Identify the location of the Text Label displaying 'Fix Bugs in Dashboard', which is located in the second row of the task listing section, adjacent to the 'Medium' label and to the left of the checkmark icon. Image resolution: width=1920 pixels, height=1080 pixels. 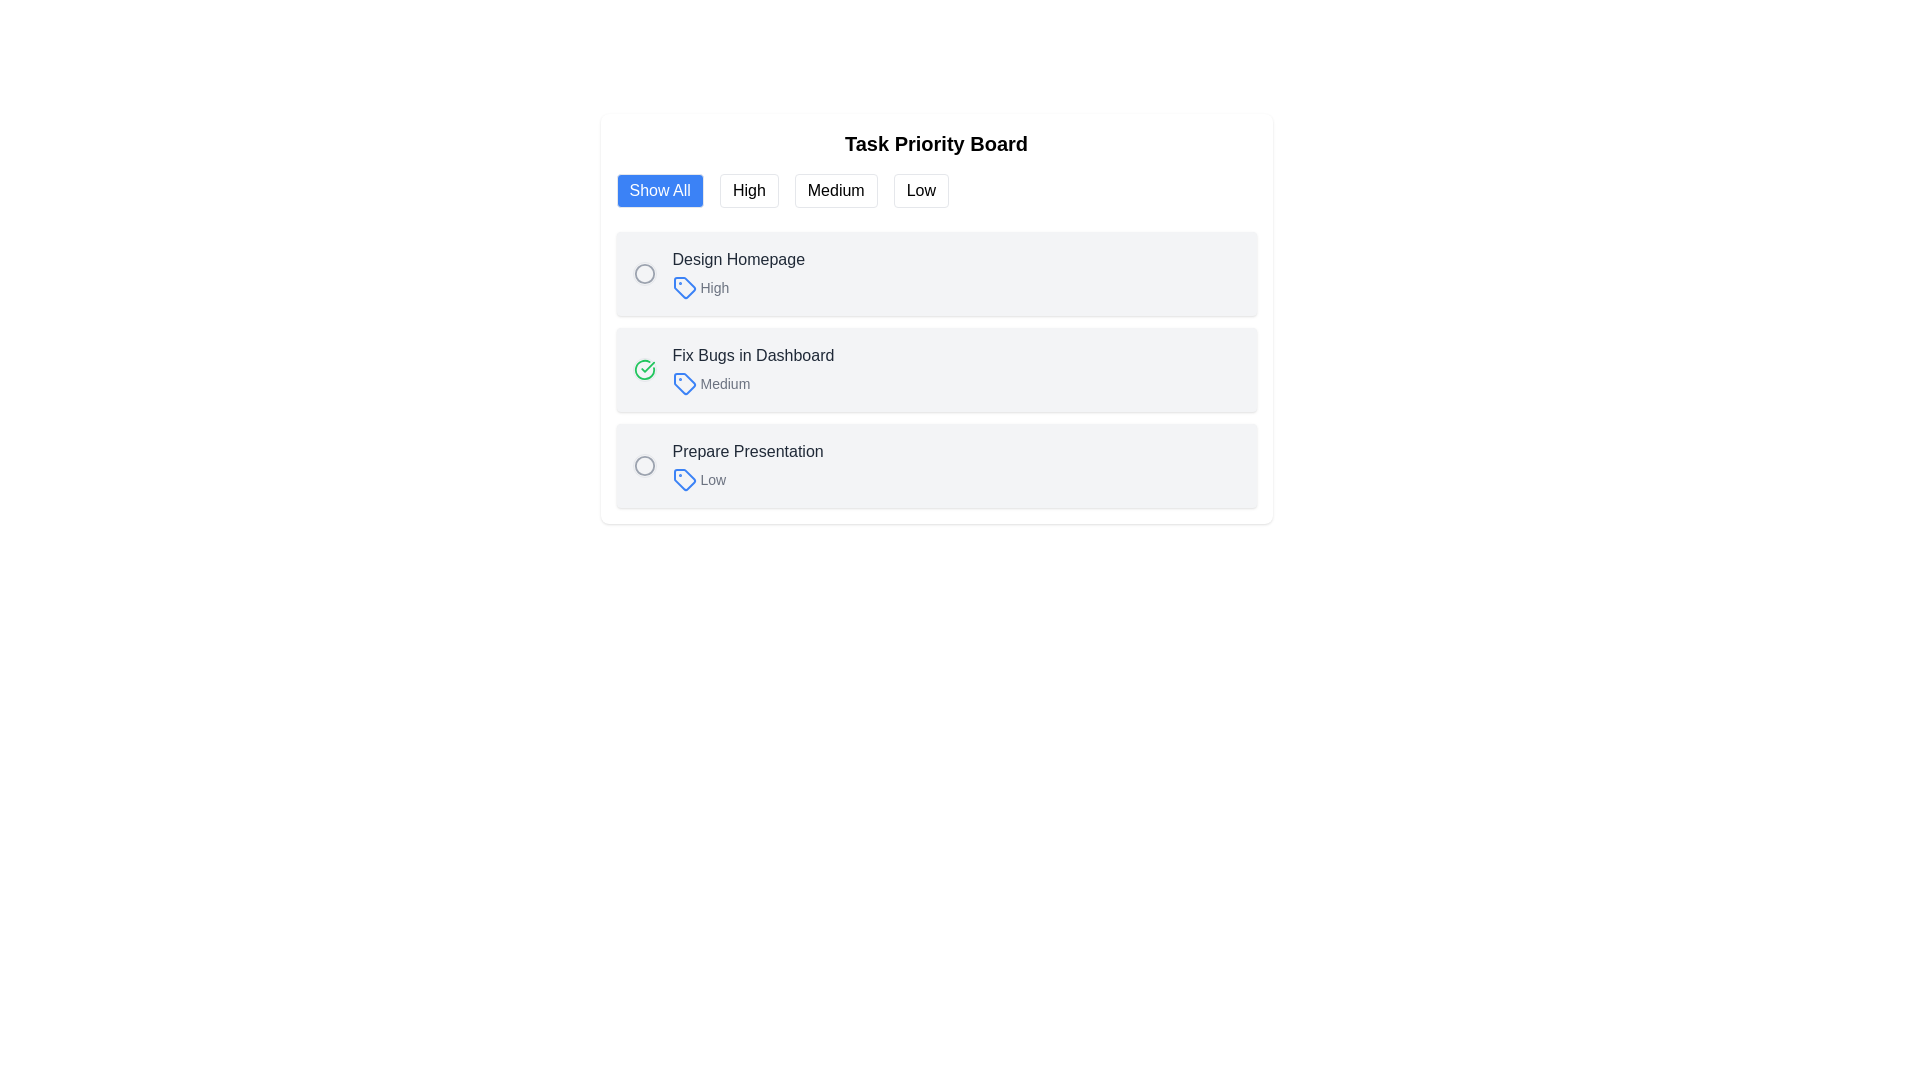
(752, 354).